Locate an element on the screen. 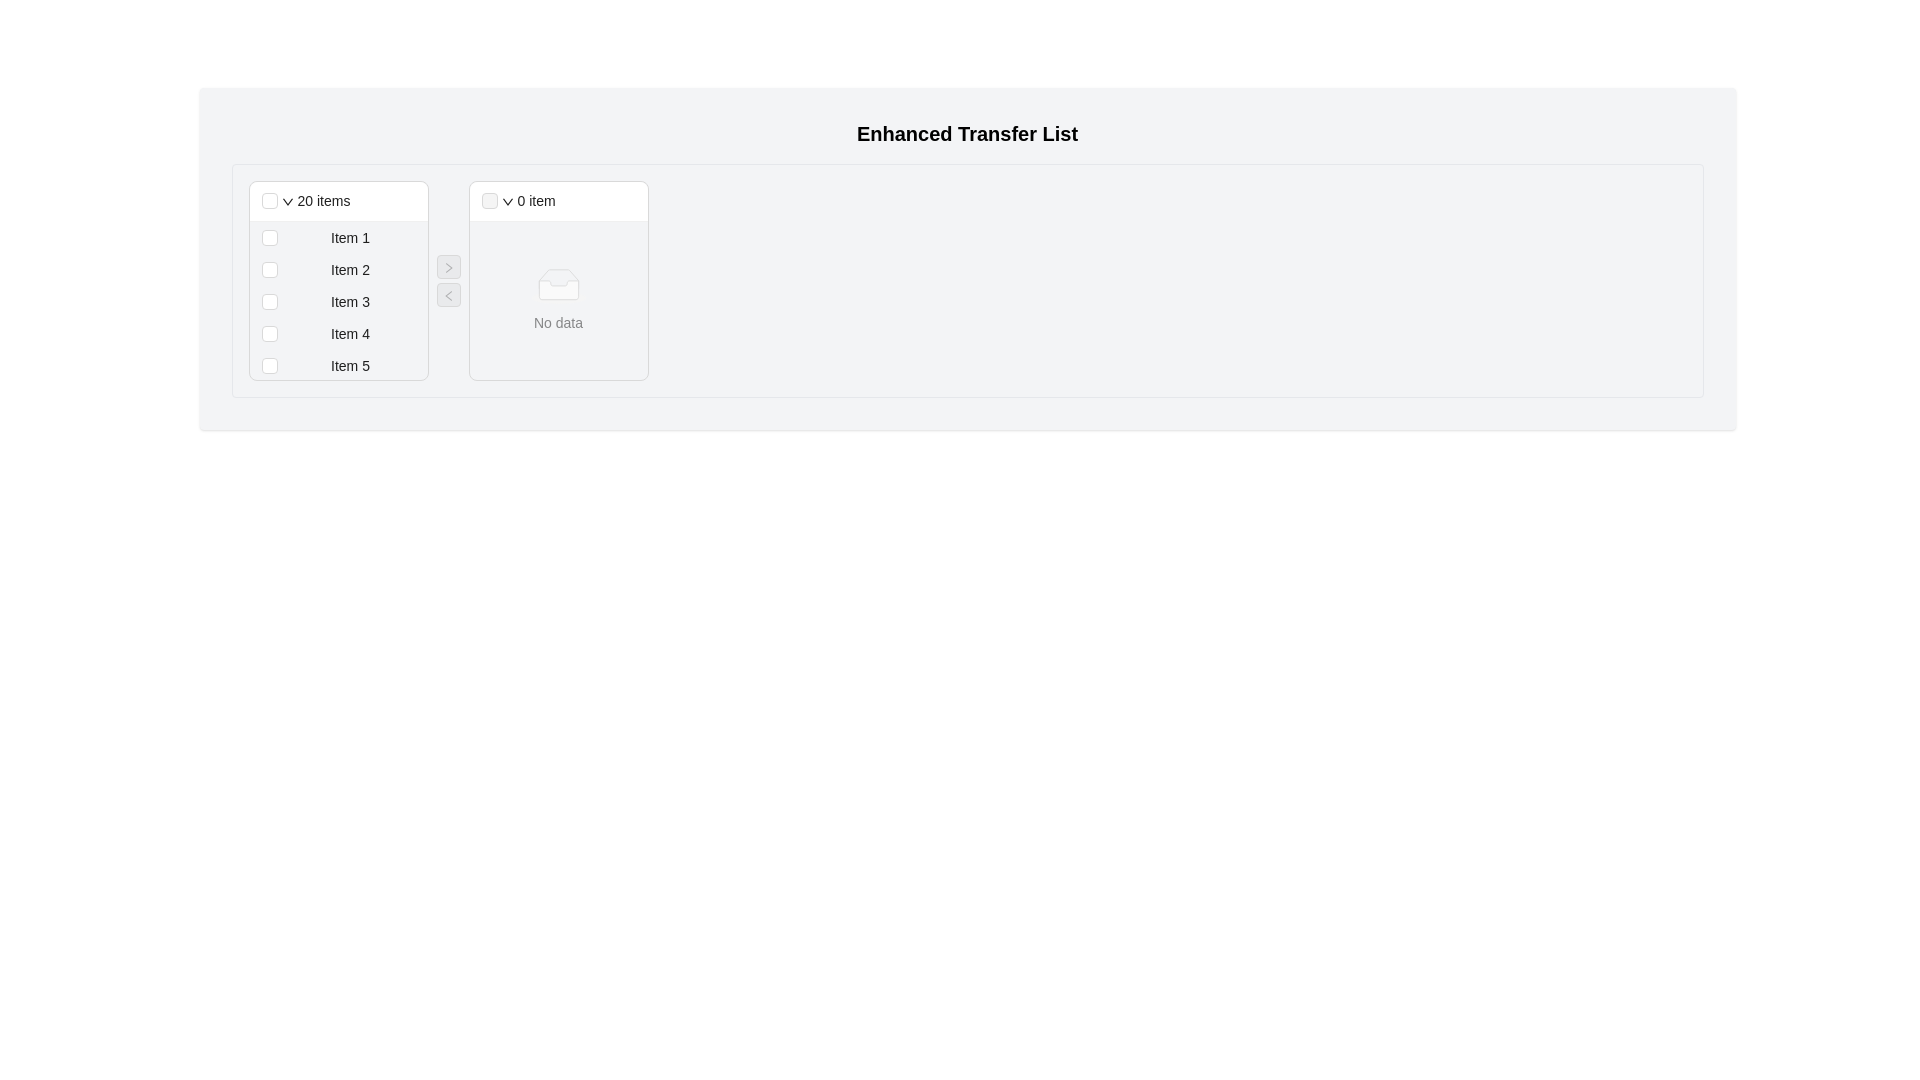 The image size is (1920, 1080). the display message element that informs the user about the absence of items in the corresponding panel, located centrally in the right panel of a two-panel user interface is located at coordinates (558, 300).